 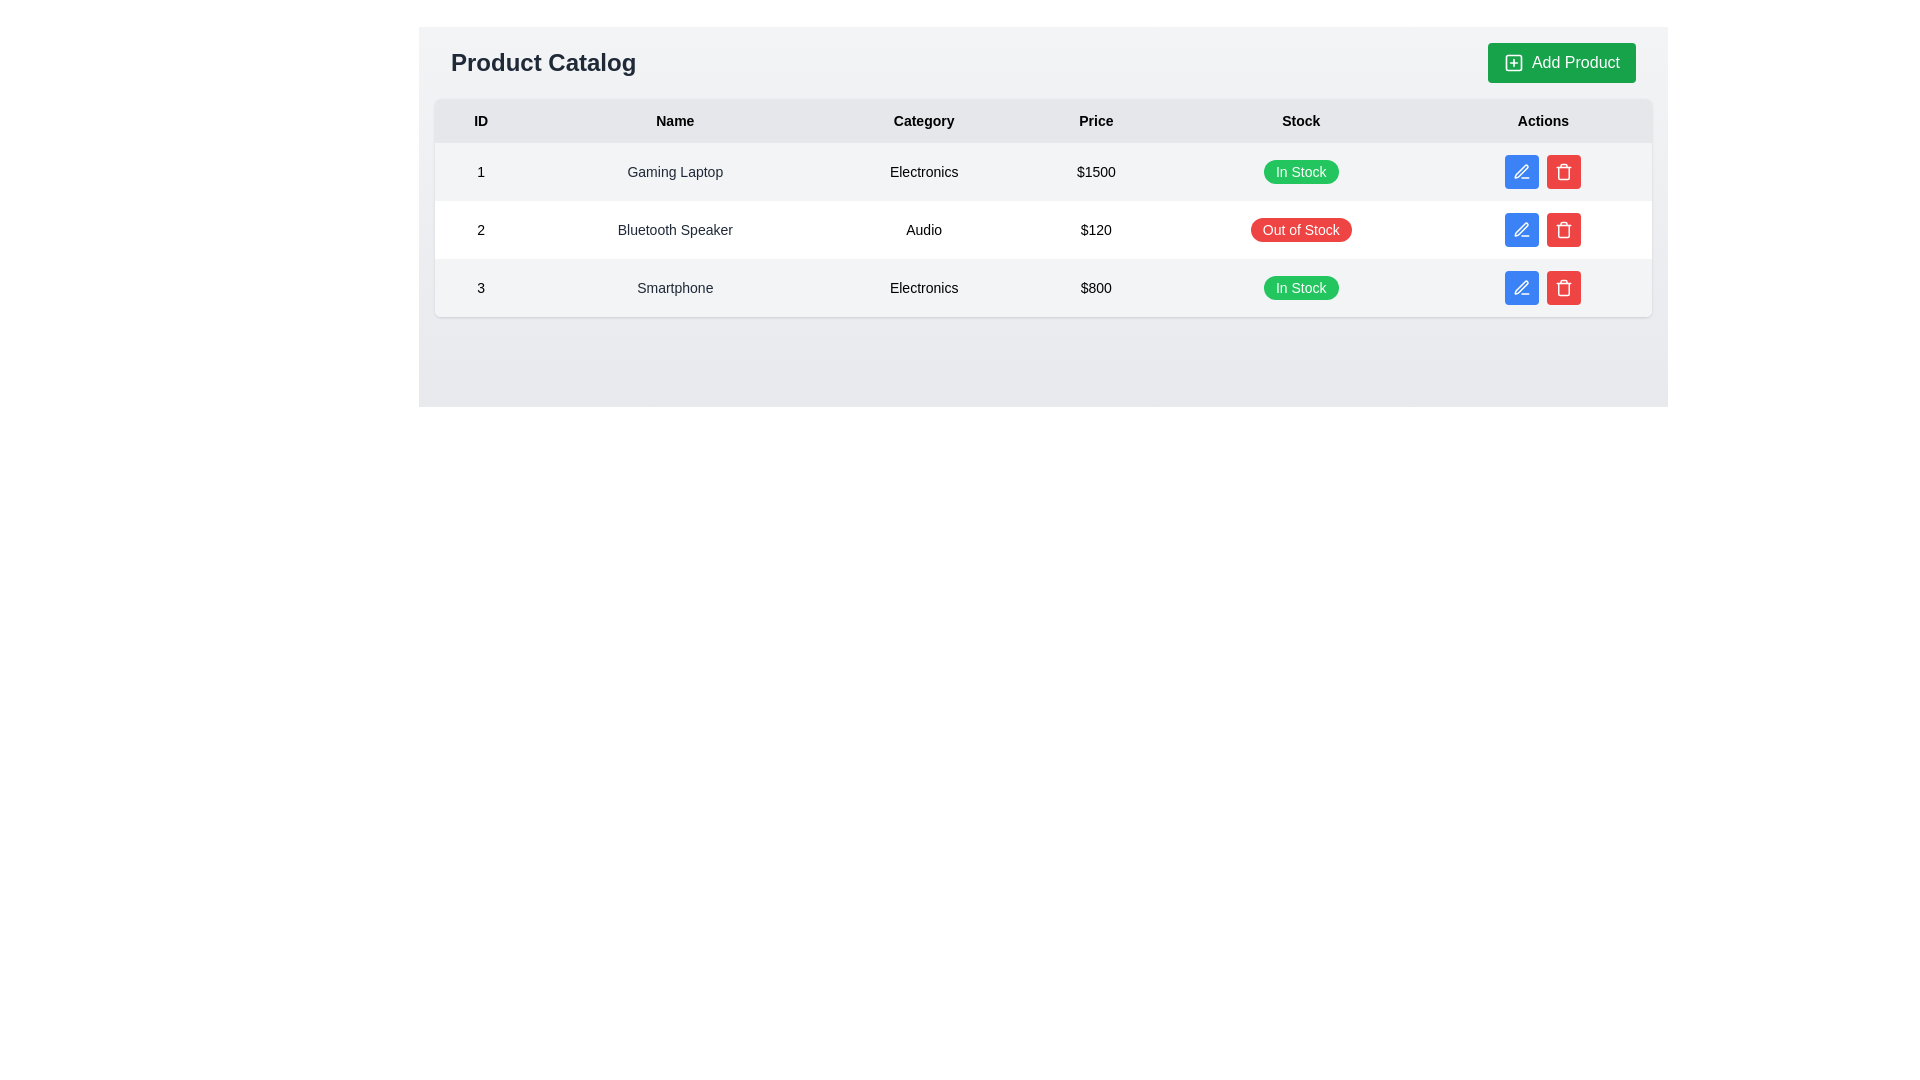 What do you see at coordinates (1560, 61) in the screenshot?
I see `the 'Add Product' button with a green background and white text` at bounding box center [1560, 61].